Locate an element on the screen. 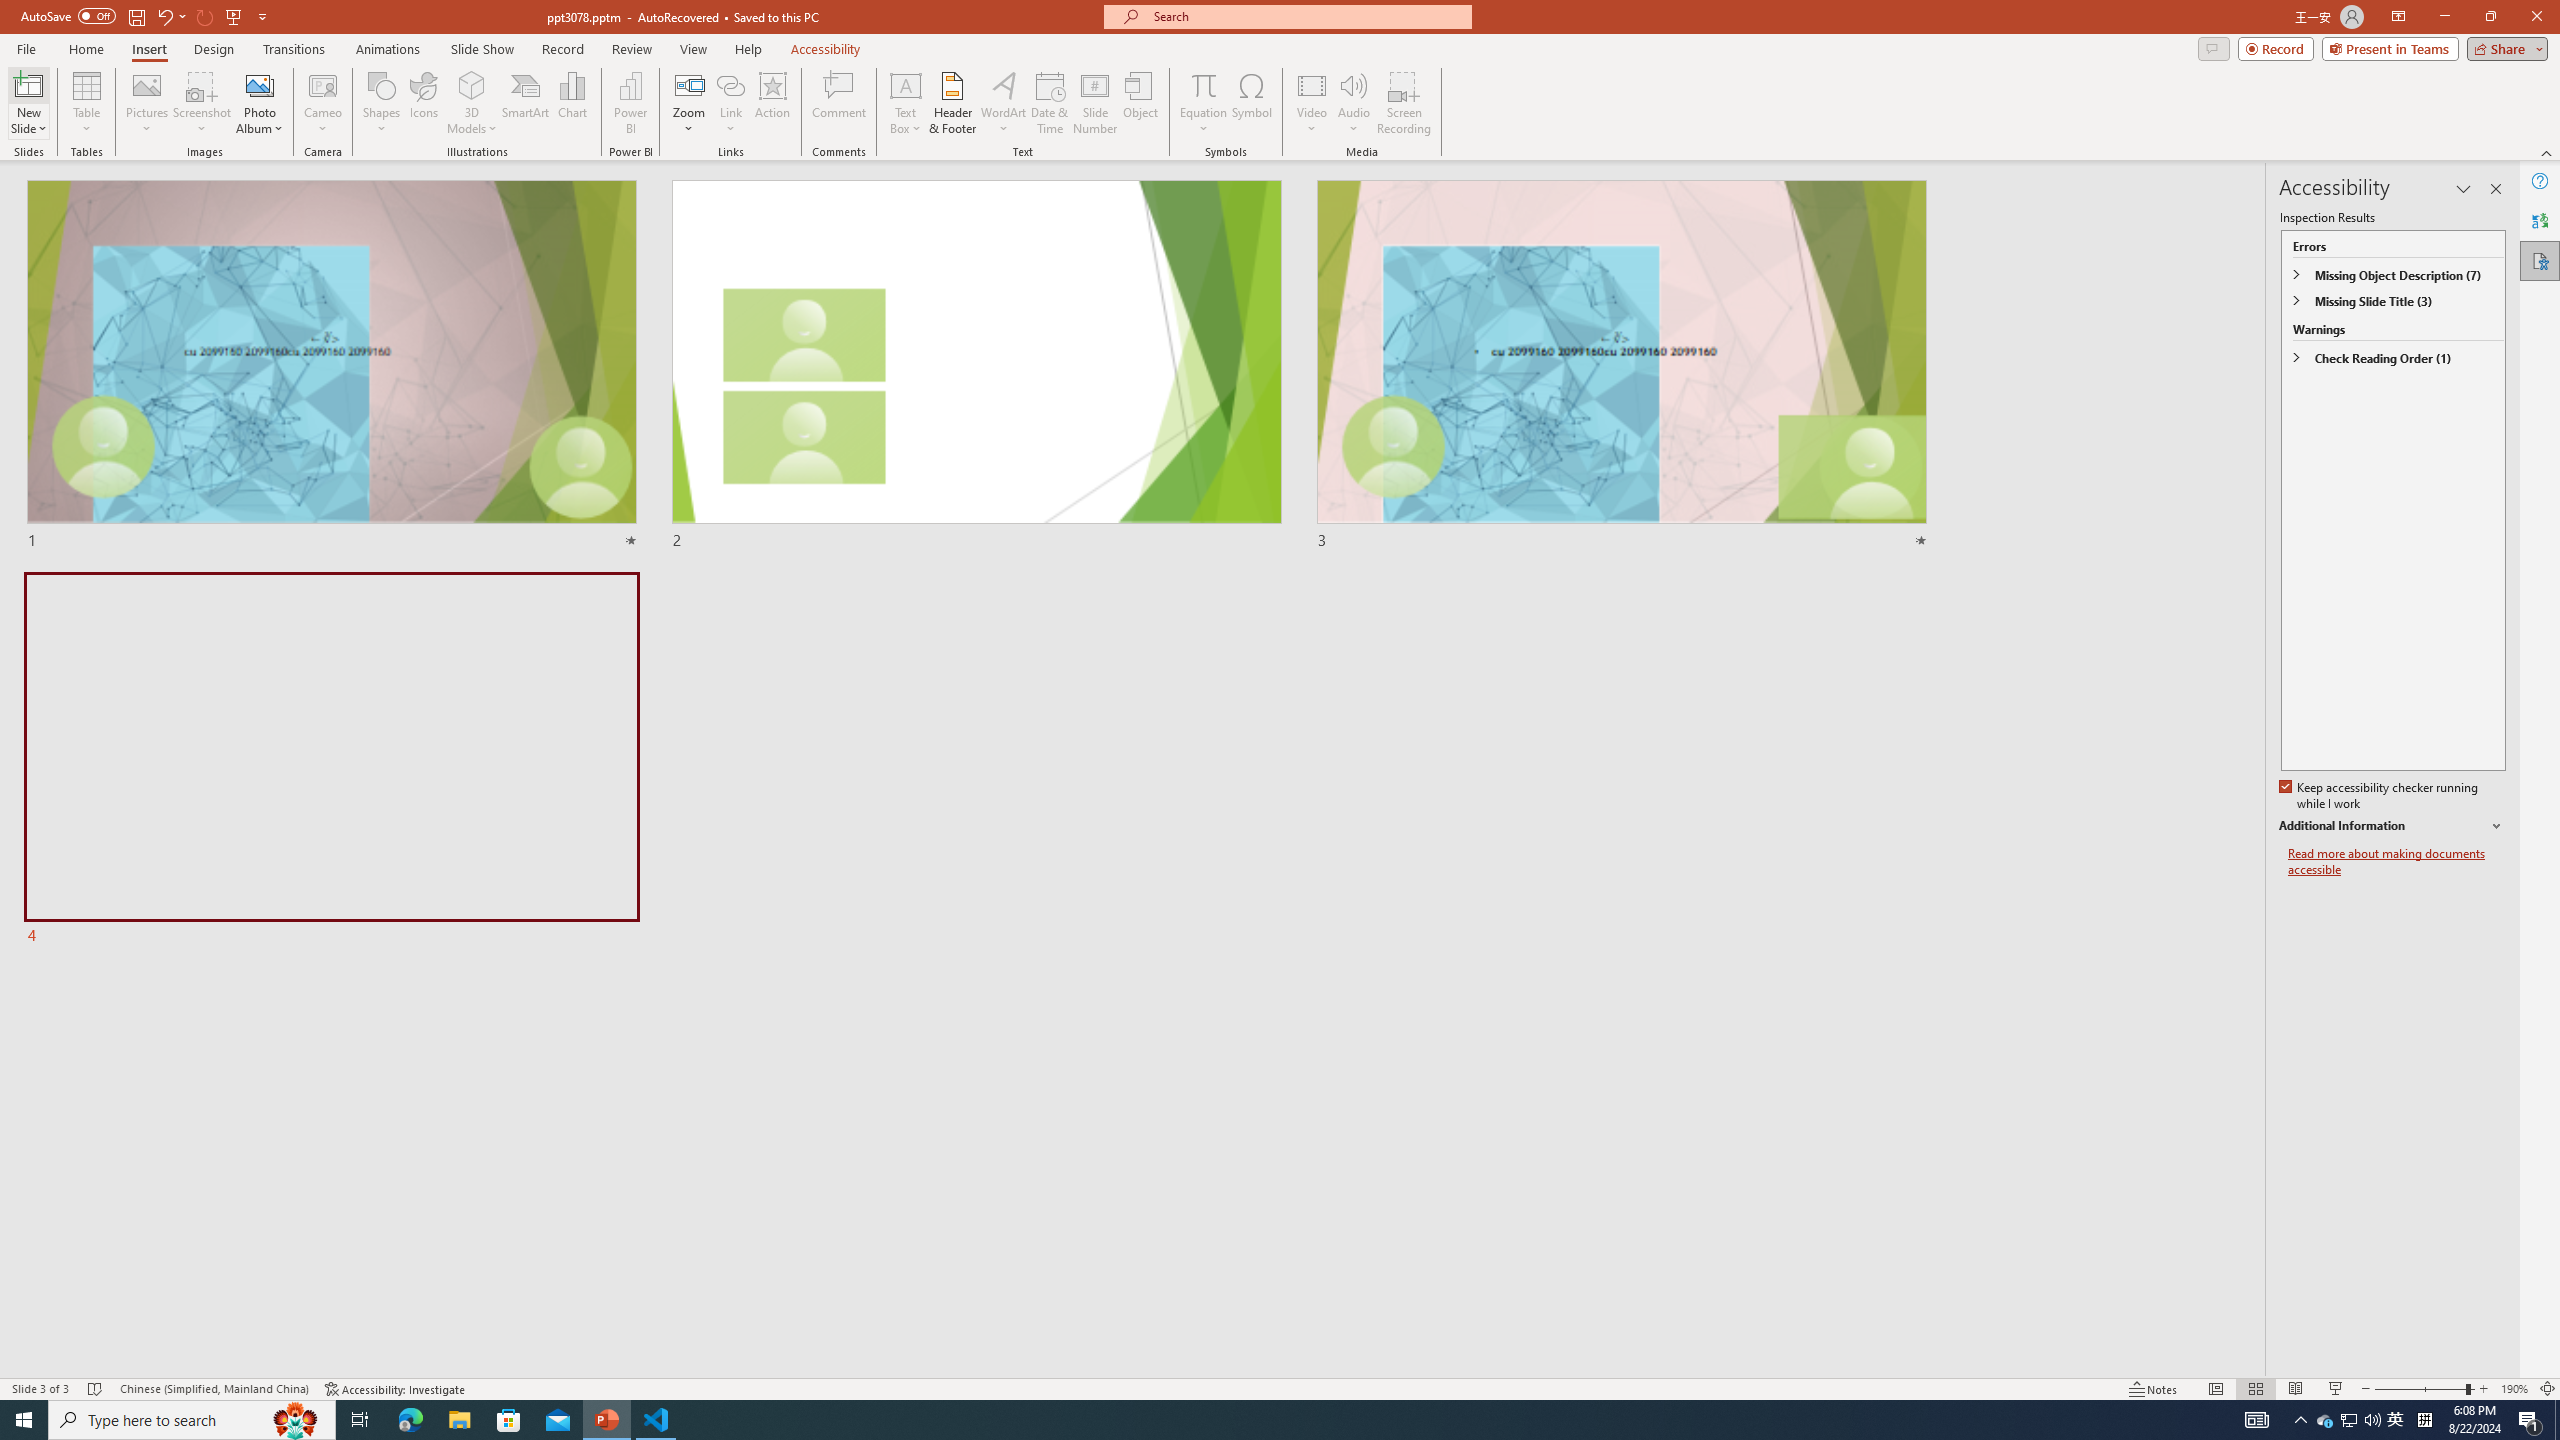 The height and width of the screenshot is (1440, 2560). 'Power BI' is located at coordinates (631, 103).